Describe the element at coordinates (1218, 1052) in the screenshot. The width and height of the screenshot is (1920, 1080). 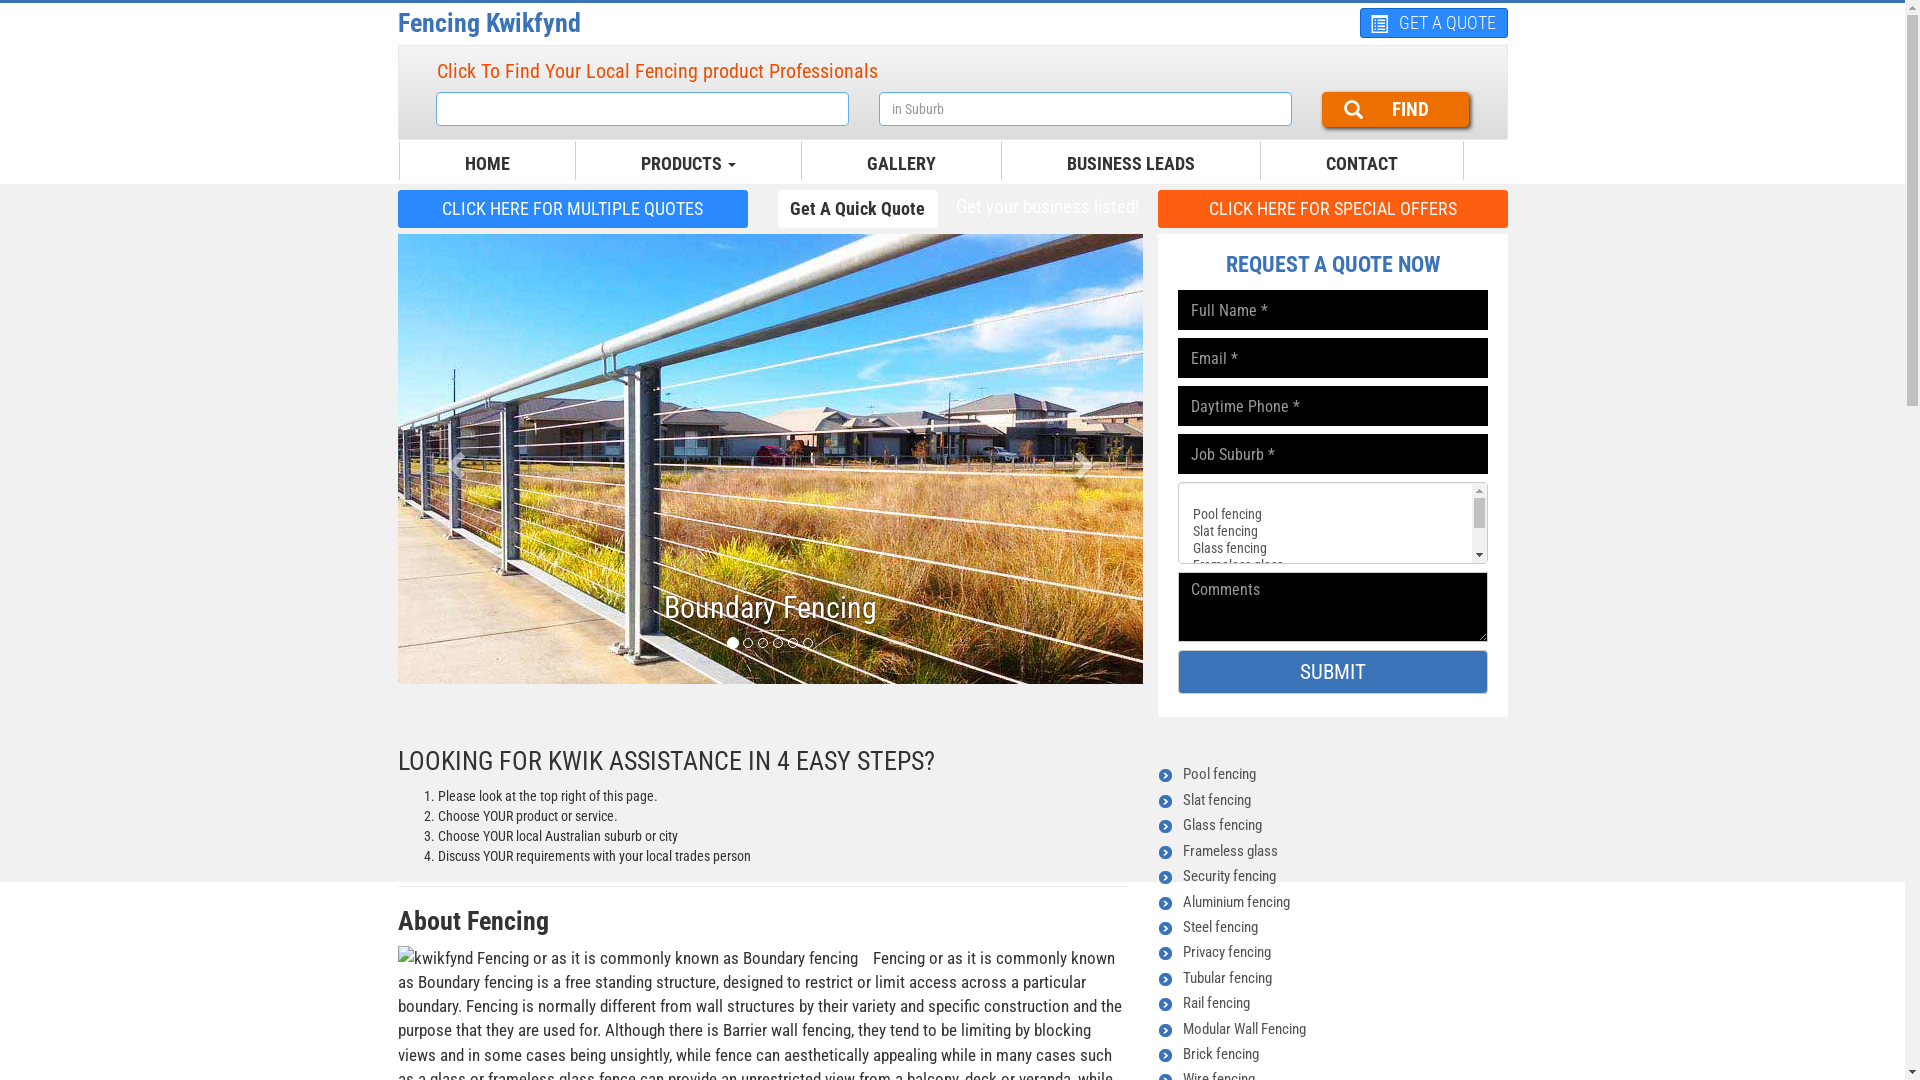
I see `'Brick fencing'` at that location.